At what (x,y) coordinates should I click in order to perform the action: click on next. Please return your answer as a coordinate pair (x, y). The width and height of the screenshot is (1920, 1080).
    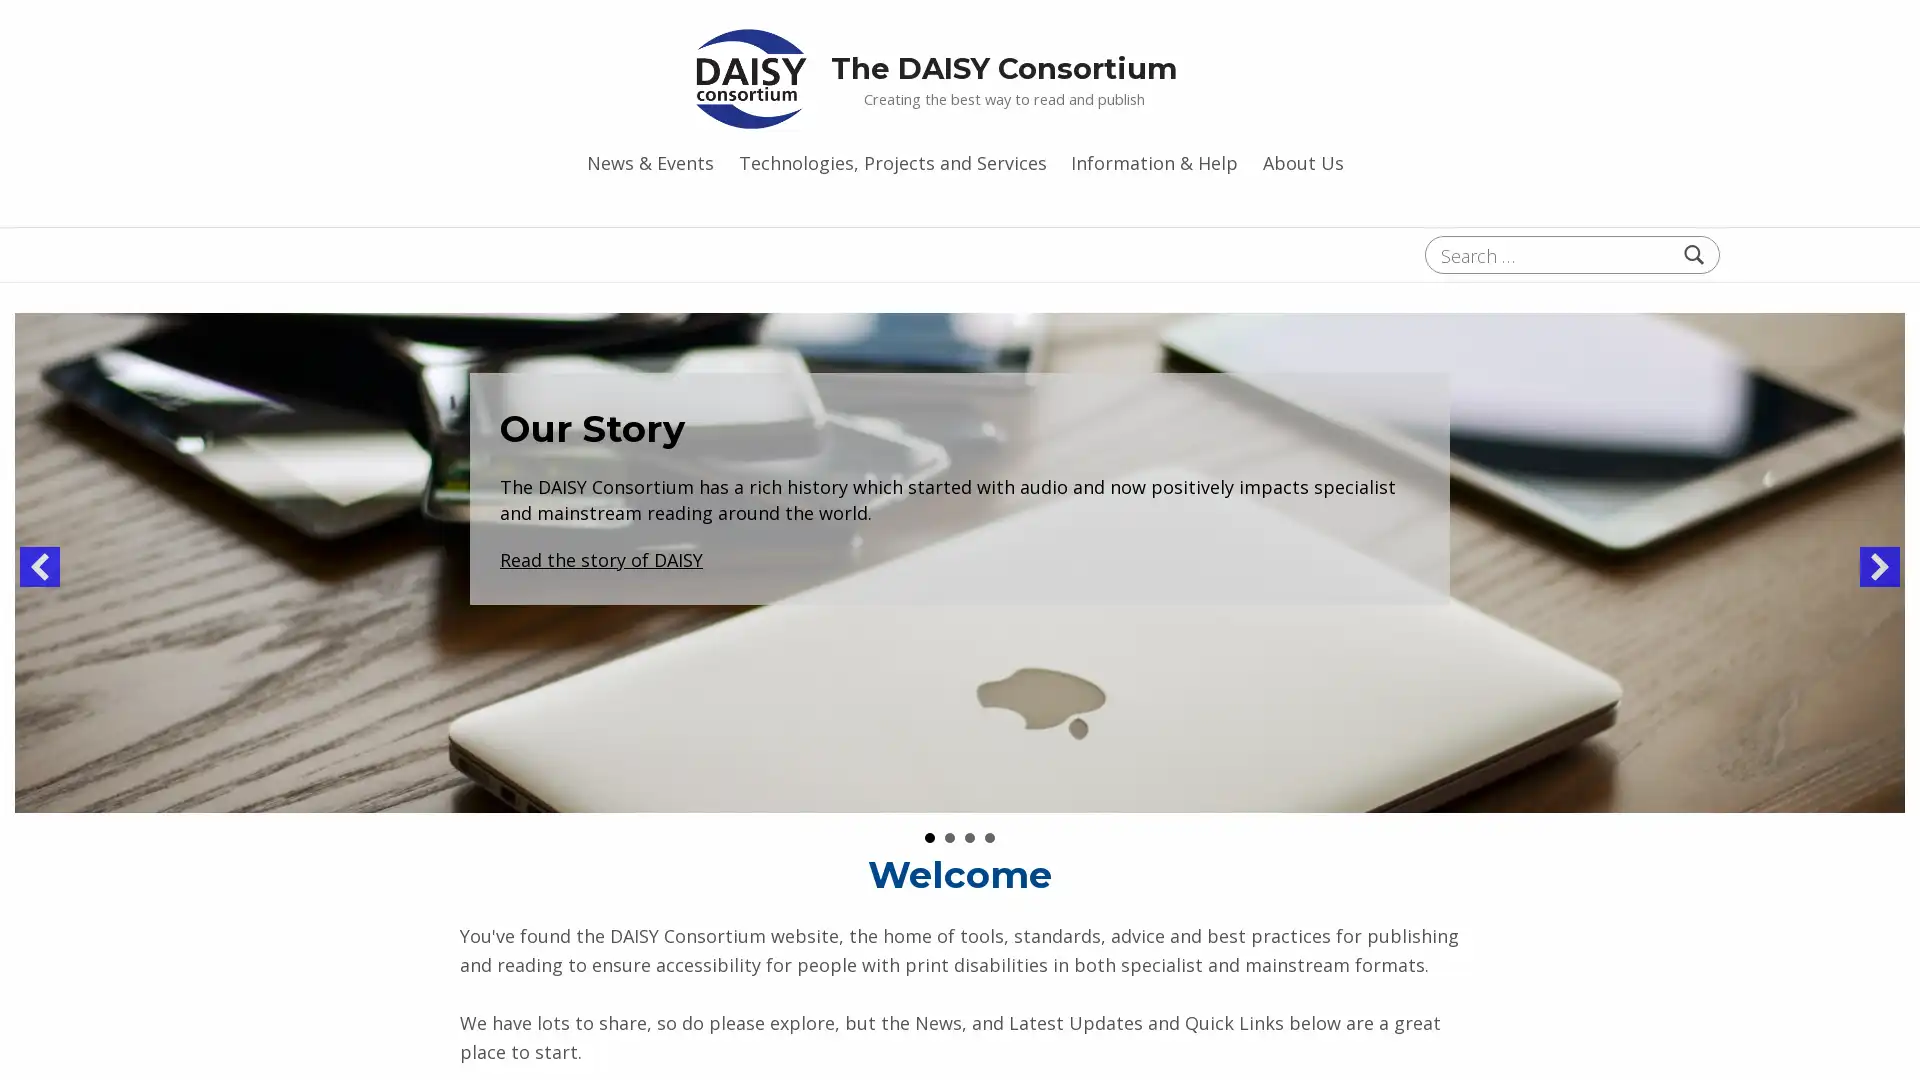
    Looking at the image, I should click on (1879, 567).